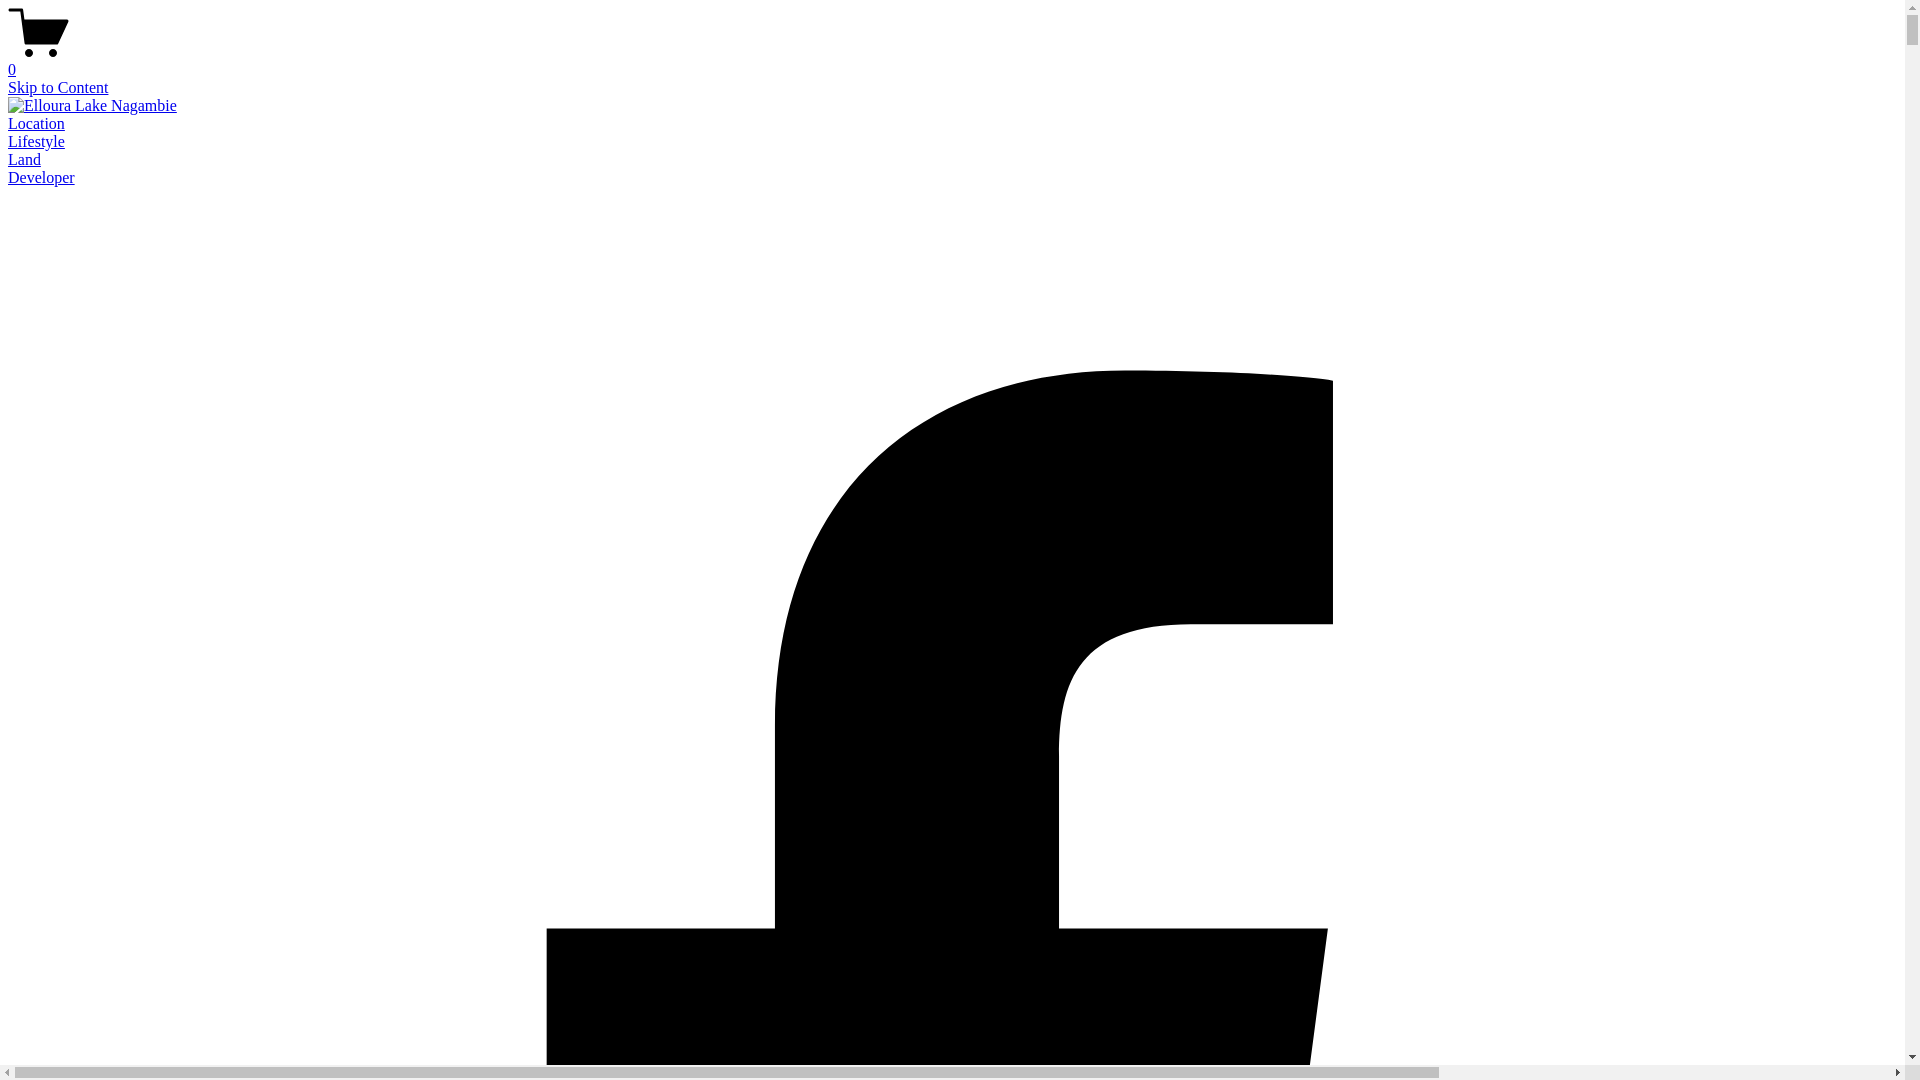 This screenshot has width=1920, height=1080. I want to click on '0', so click(951, 60).